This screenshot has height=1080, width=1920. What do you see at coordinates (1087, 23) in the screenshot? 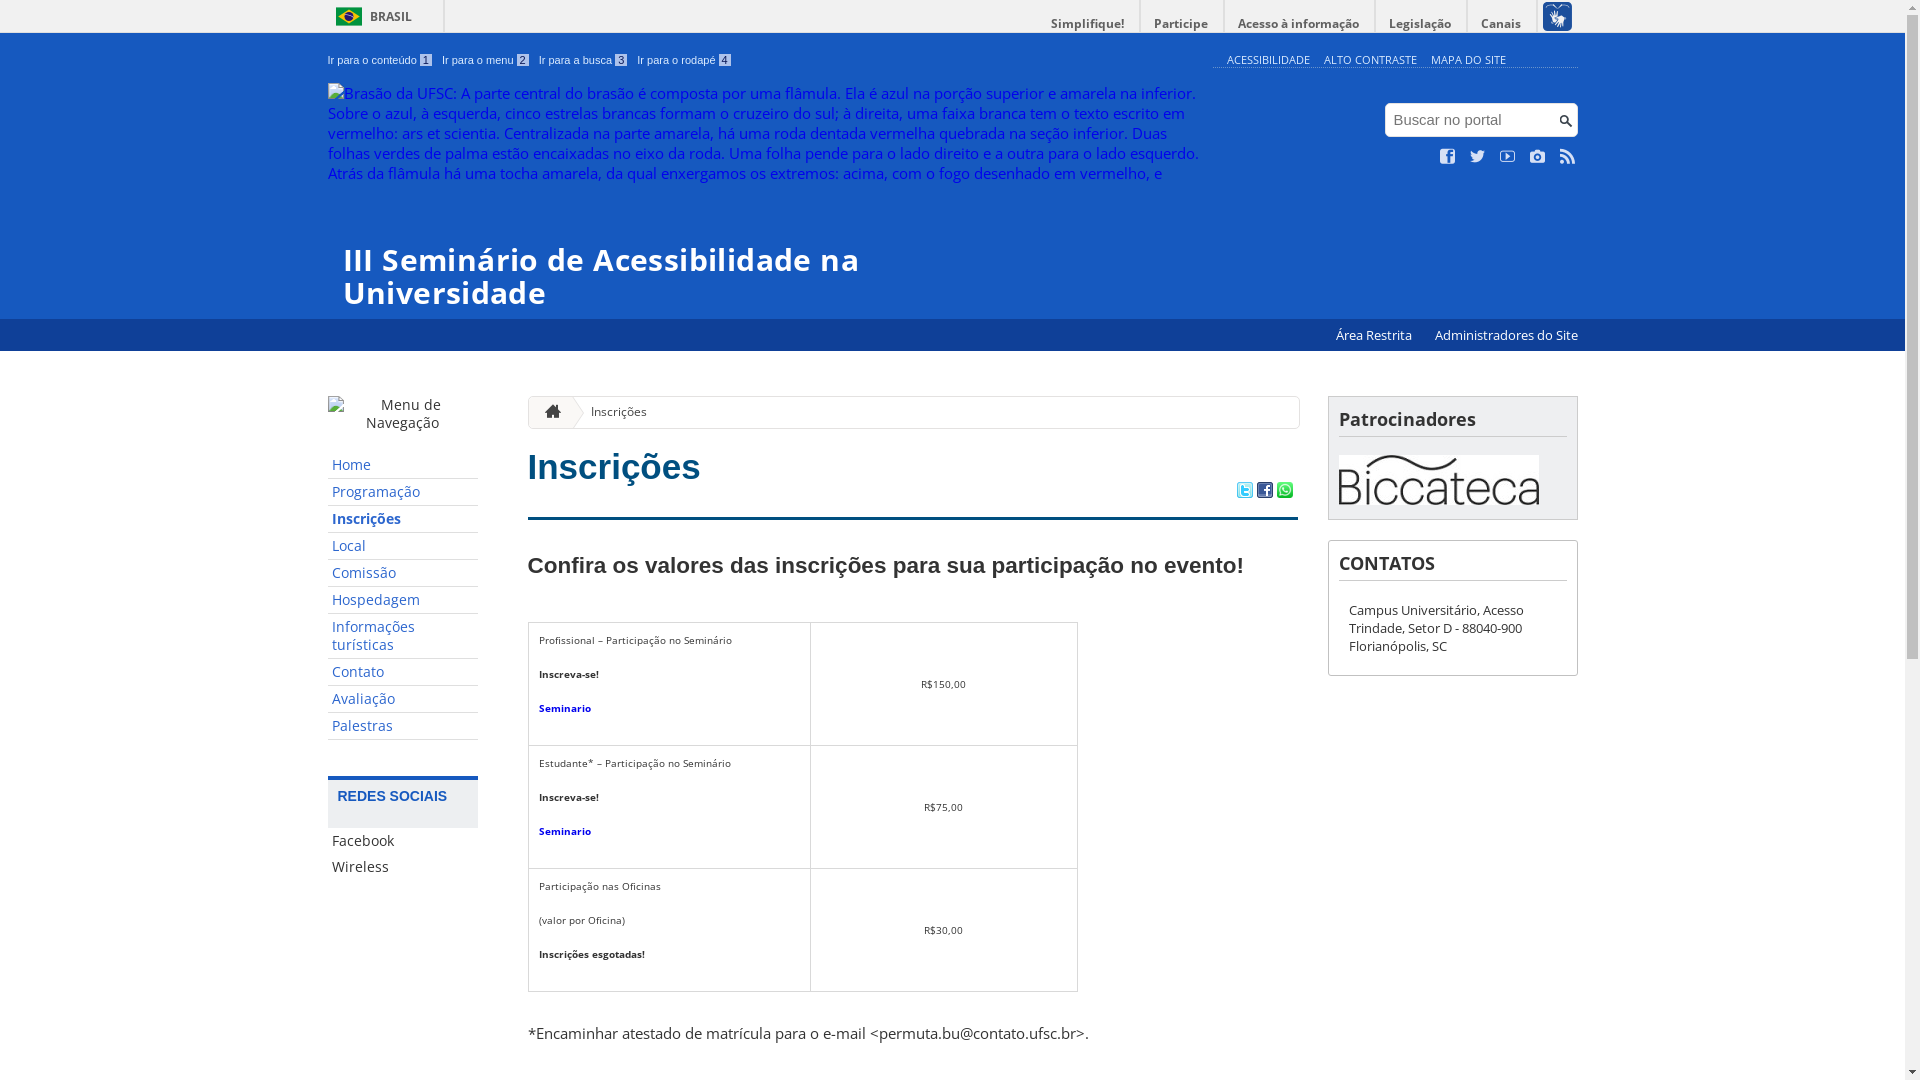
I see `'Simplifique!'` at bounding box center [1087, 23].